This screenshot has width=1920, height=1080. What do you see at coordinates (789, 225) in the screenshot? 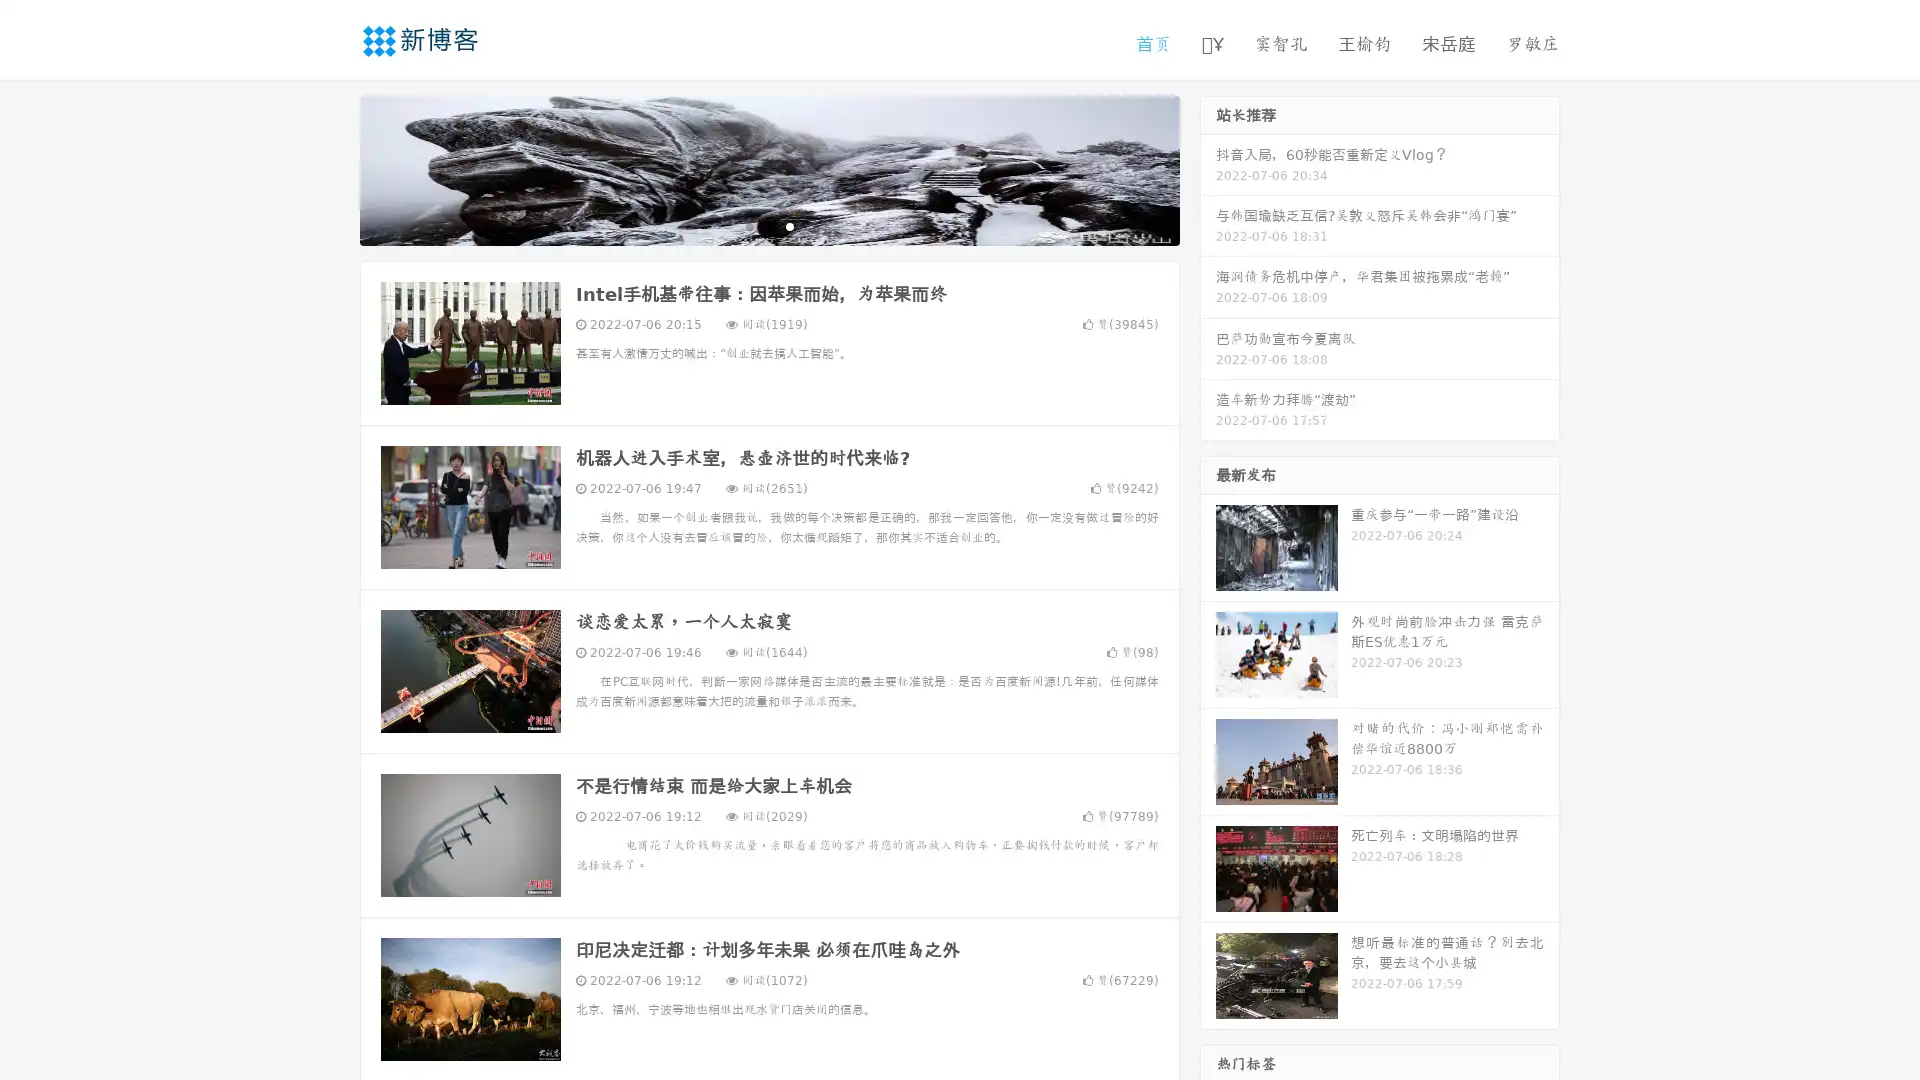
I see `Go to slide 3` at bounding box center [789, 225].